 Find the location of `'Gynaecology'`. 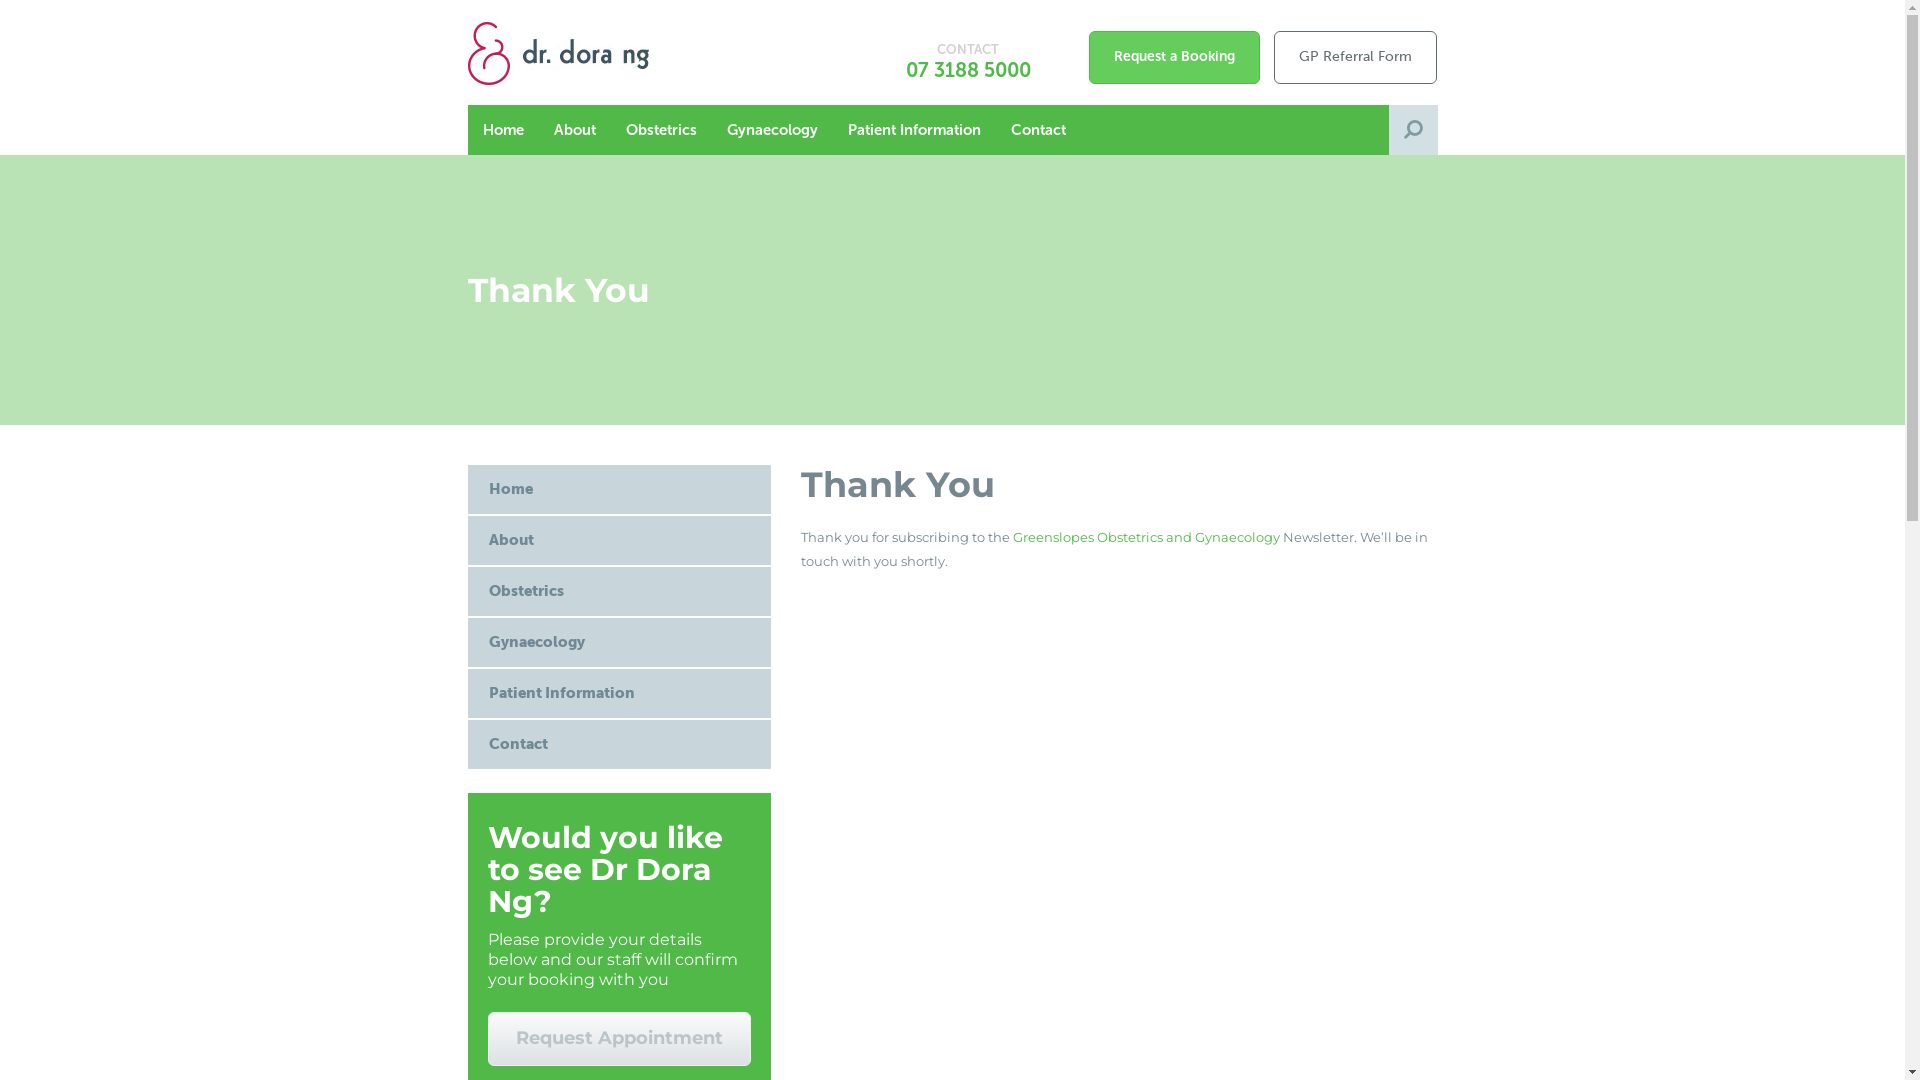

'Gynaecology' is located at coordinates (466, 642).